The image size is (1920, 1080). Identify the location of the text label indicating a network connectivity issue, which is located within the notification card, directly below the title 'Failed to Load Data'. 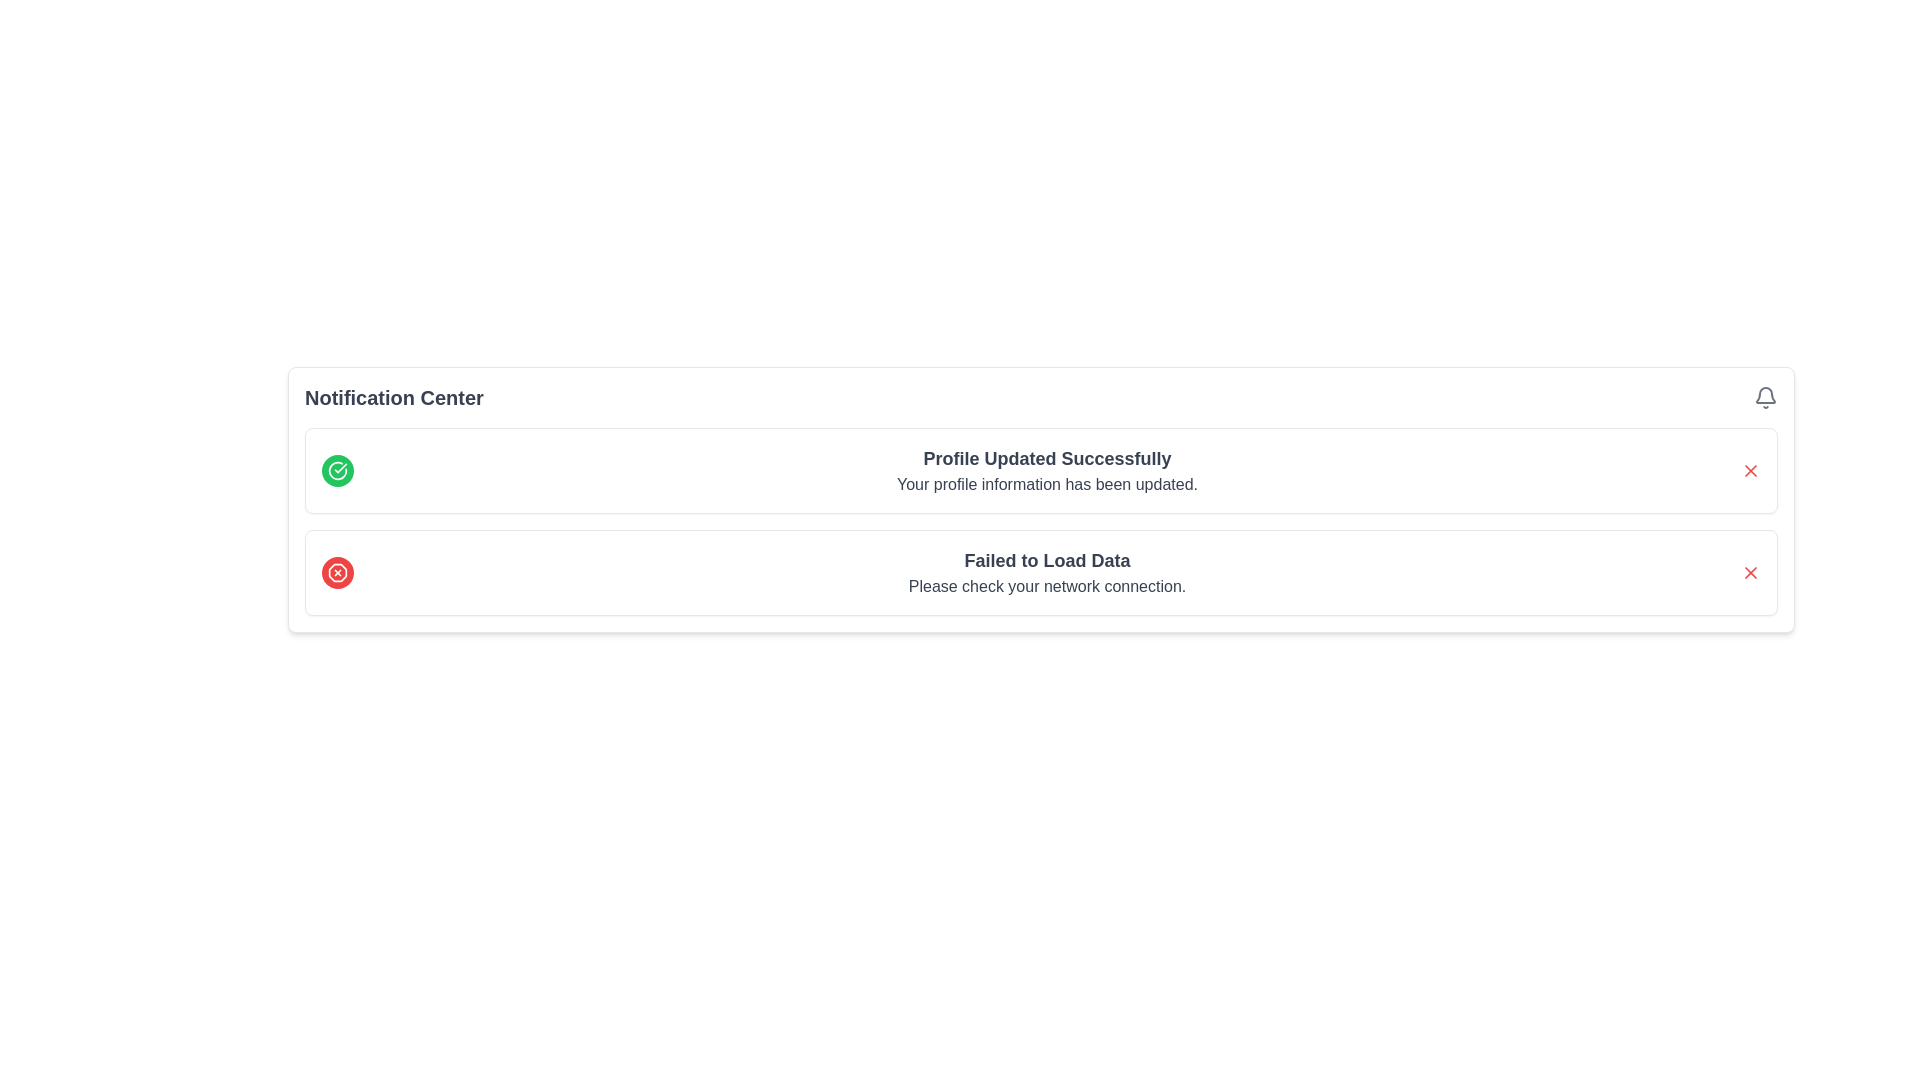
(1046, 585).